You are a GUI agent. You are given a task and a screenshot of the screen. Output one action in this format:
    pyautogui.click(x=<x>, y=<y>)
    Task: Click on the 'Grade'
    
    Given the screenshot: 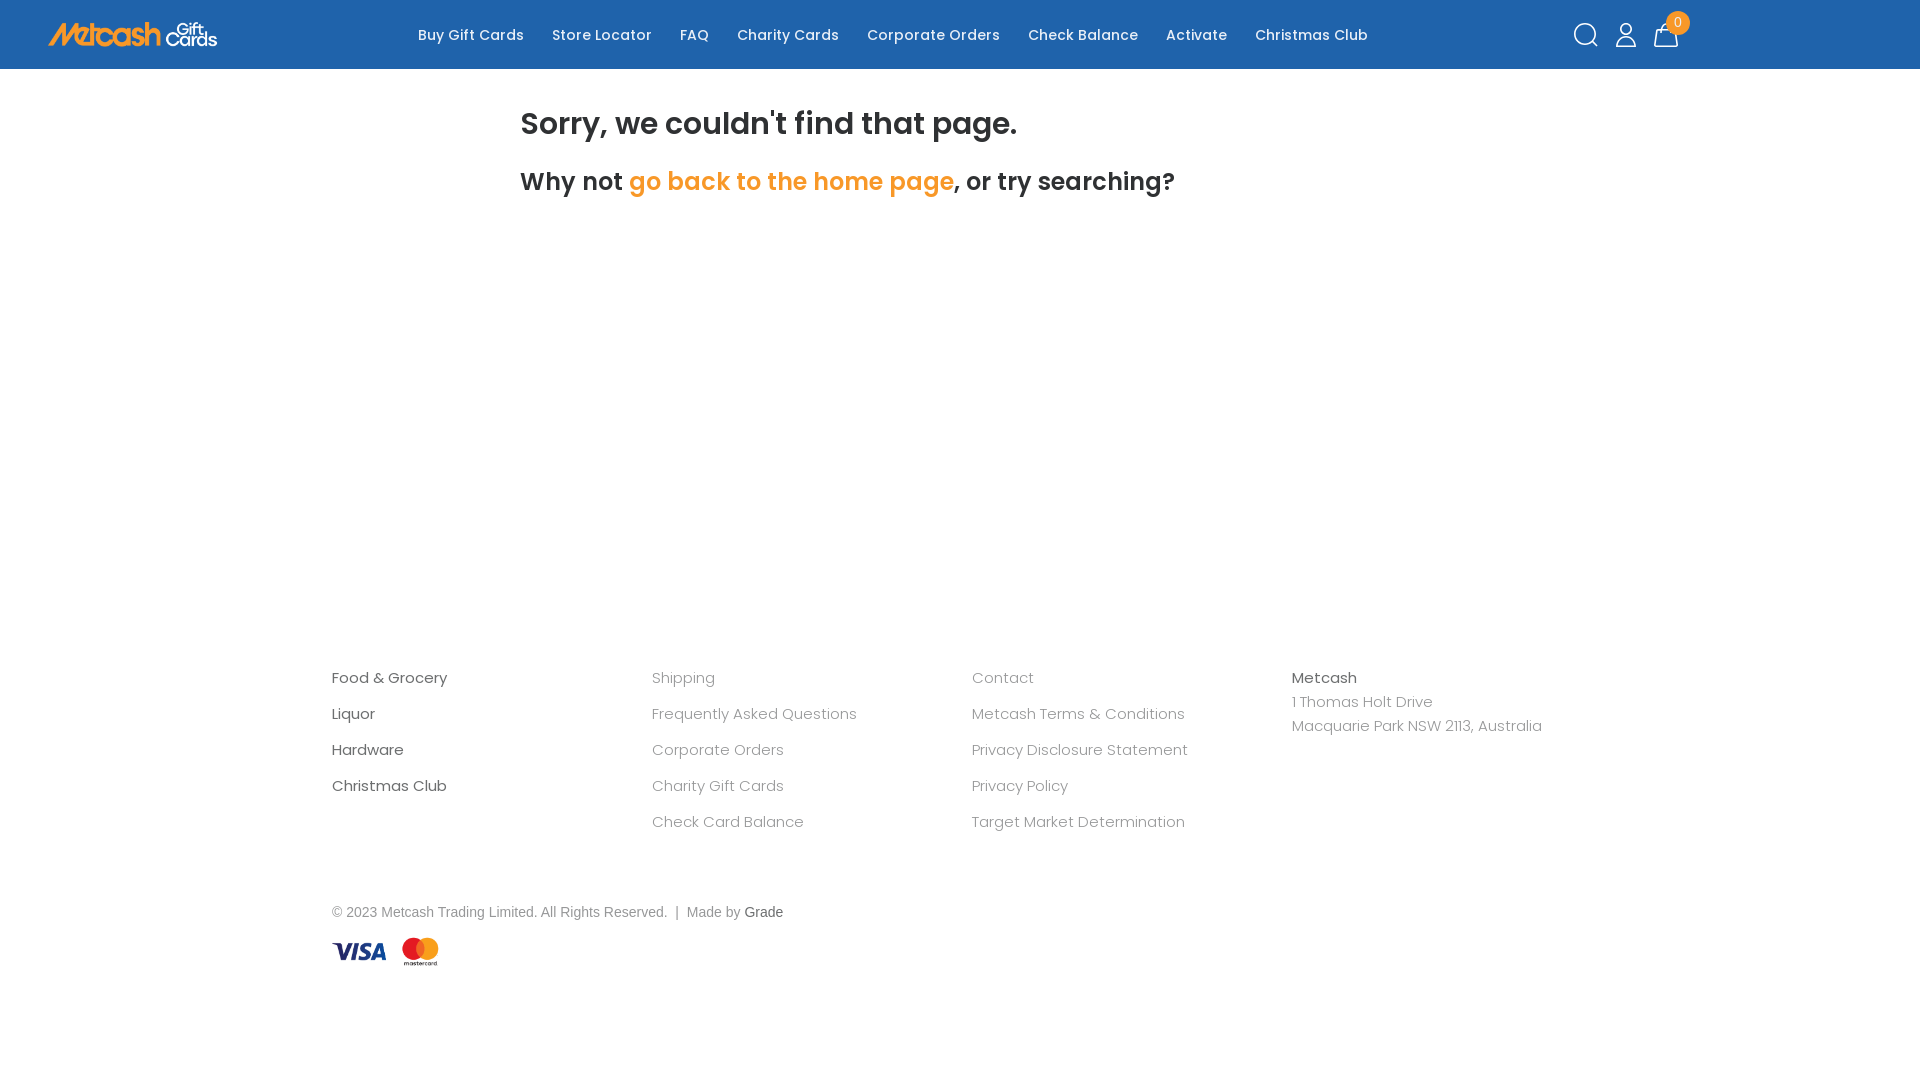 What is the action you would take?
    pyautogui.click(x=762, y=911)
    